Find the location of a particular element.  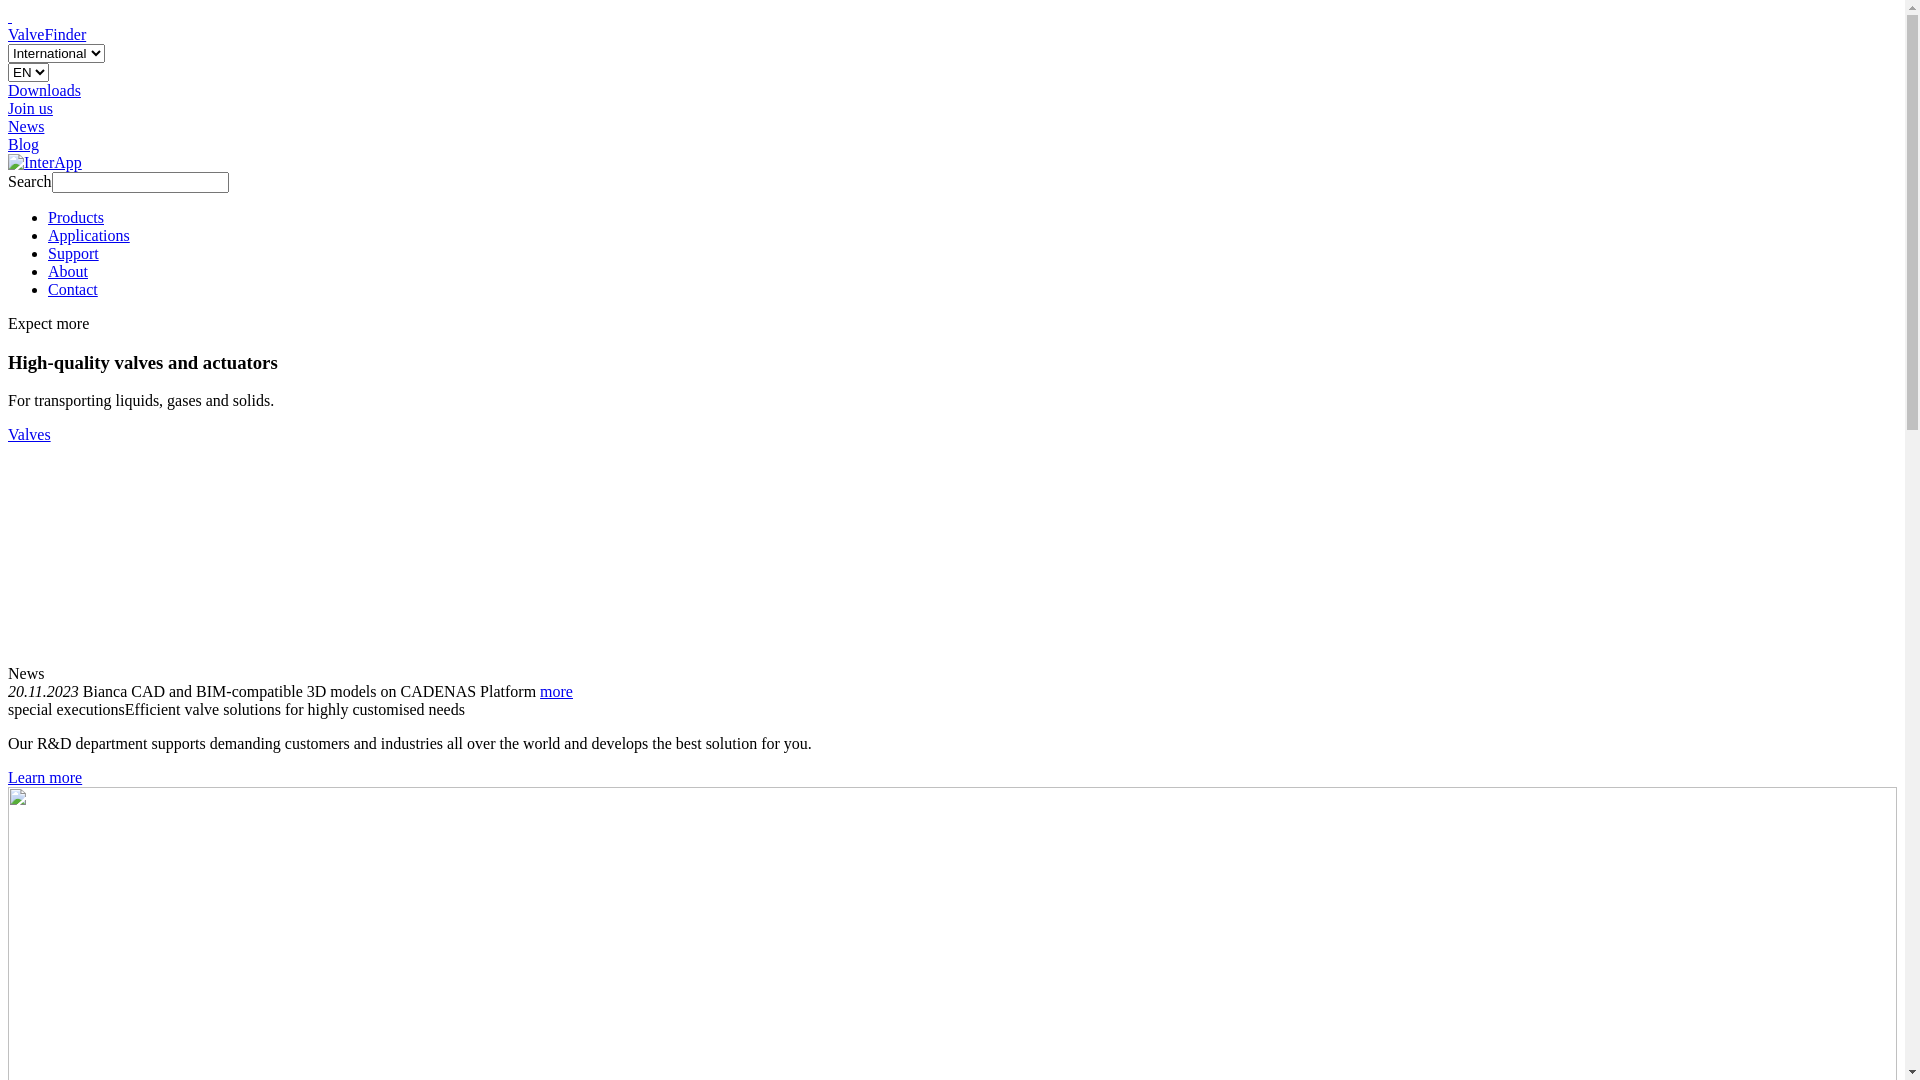

'News' is located at coordinates (25, 126).